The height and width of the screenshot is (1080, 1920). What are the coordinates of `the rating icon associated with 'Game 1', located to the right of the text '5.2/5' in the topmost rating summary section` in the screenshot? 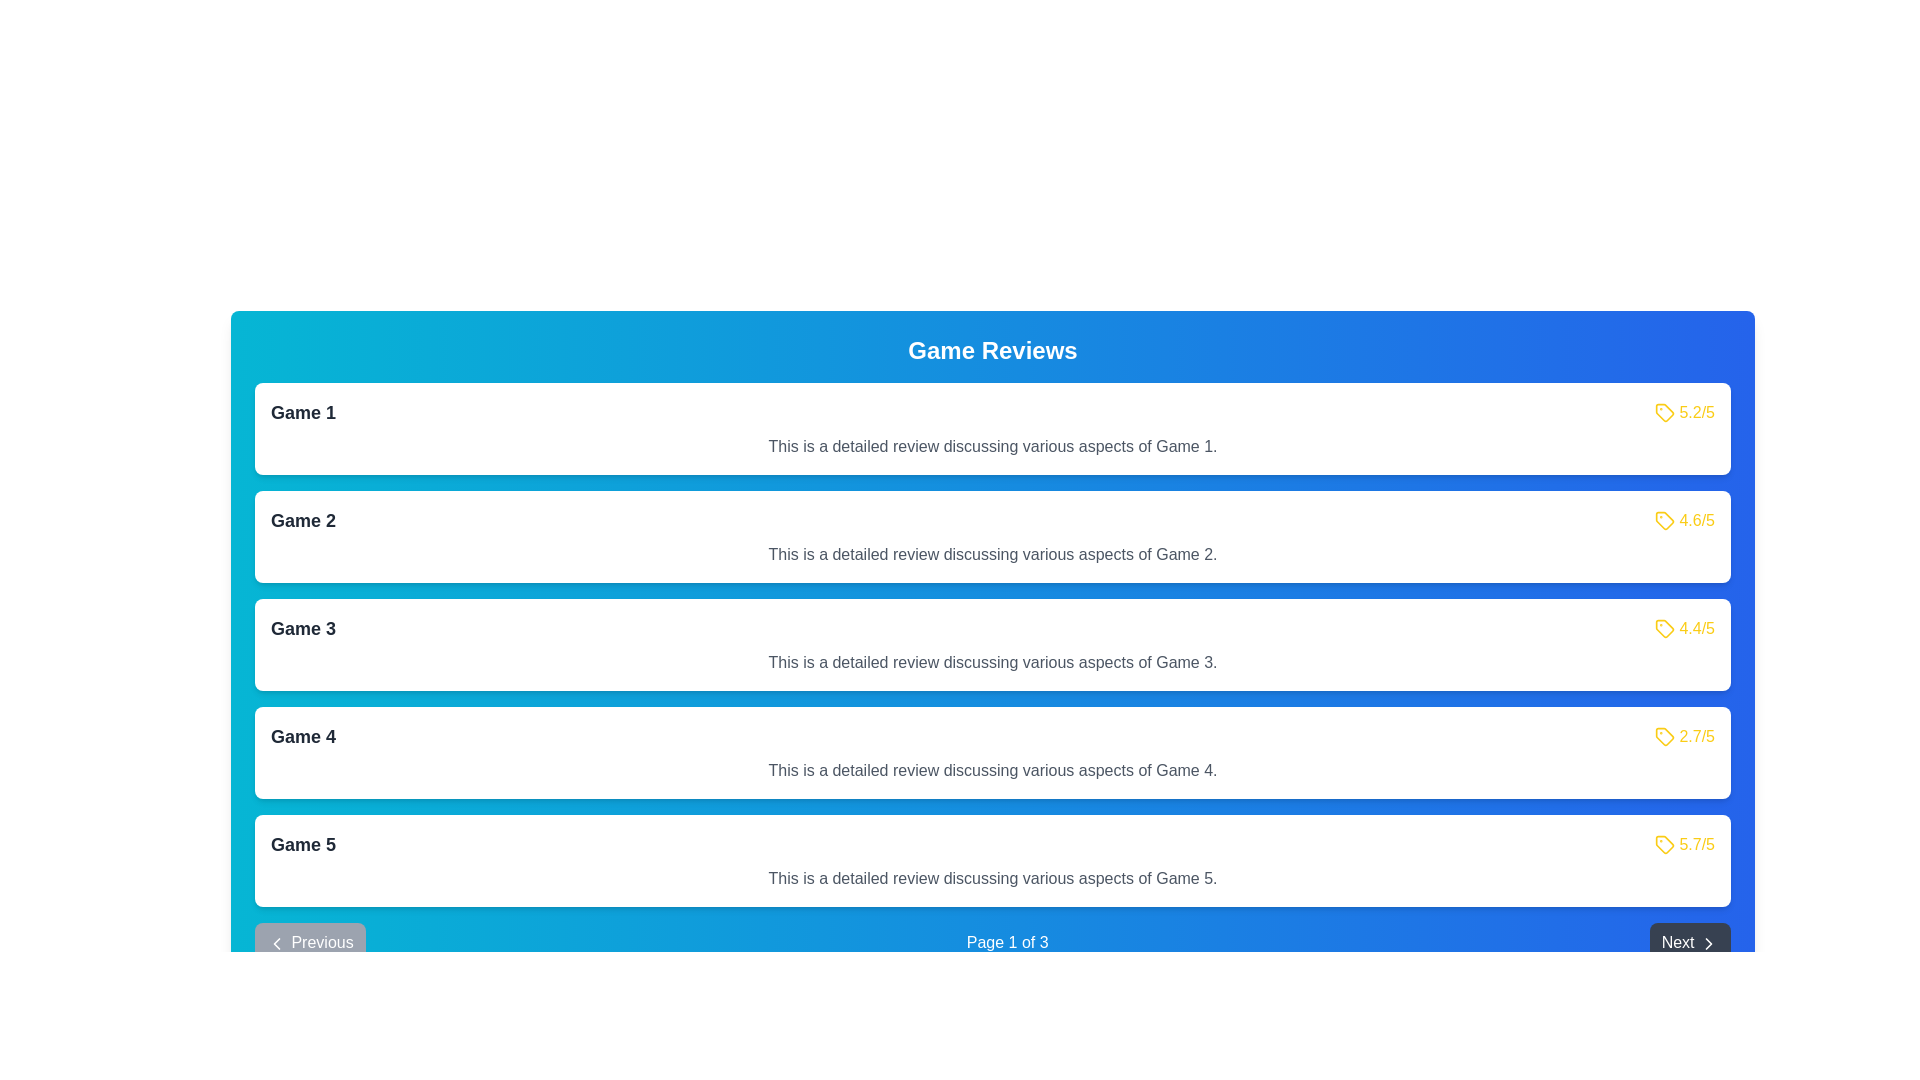 It's located at (1665, 411).